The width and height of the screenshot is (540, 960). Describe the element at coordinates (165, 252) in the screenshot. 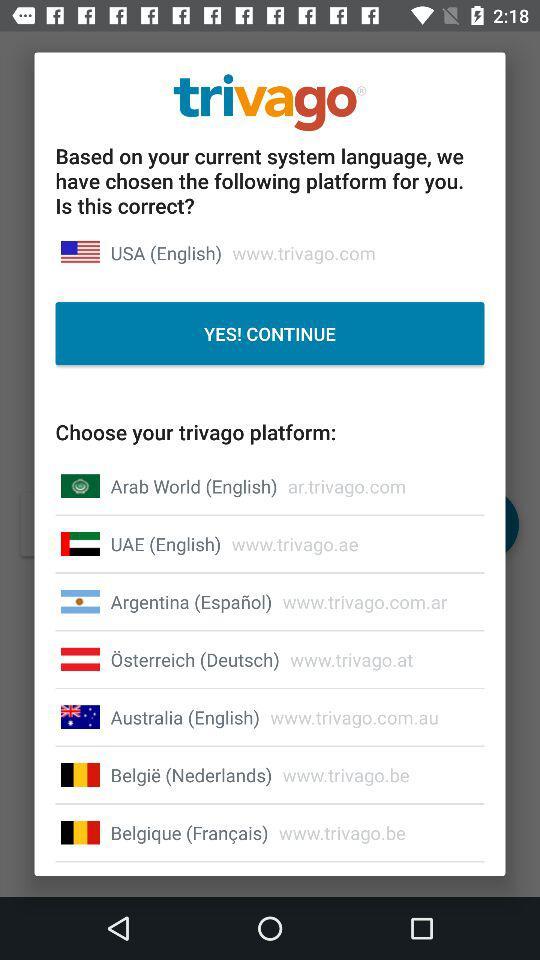

I see `the icon next to www.trivago.com item` at that location.